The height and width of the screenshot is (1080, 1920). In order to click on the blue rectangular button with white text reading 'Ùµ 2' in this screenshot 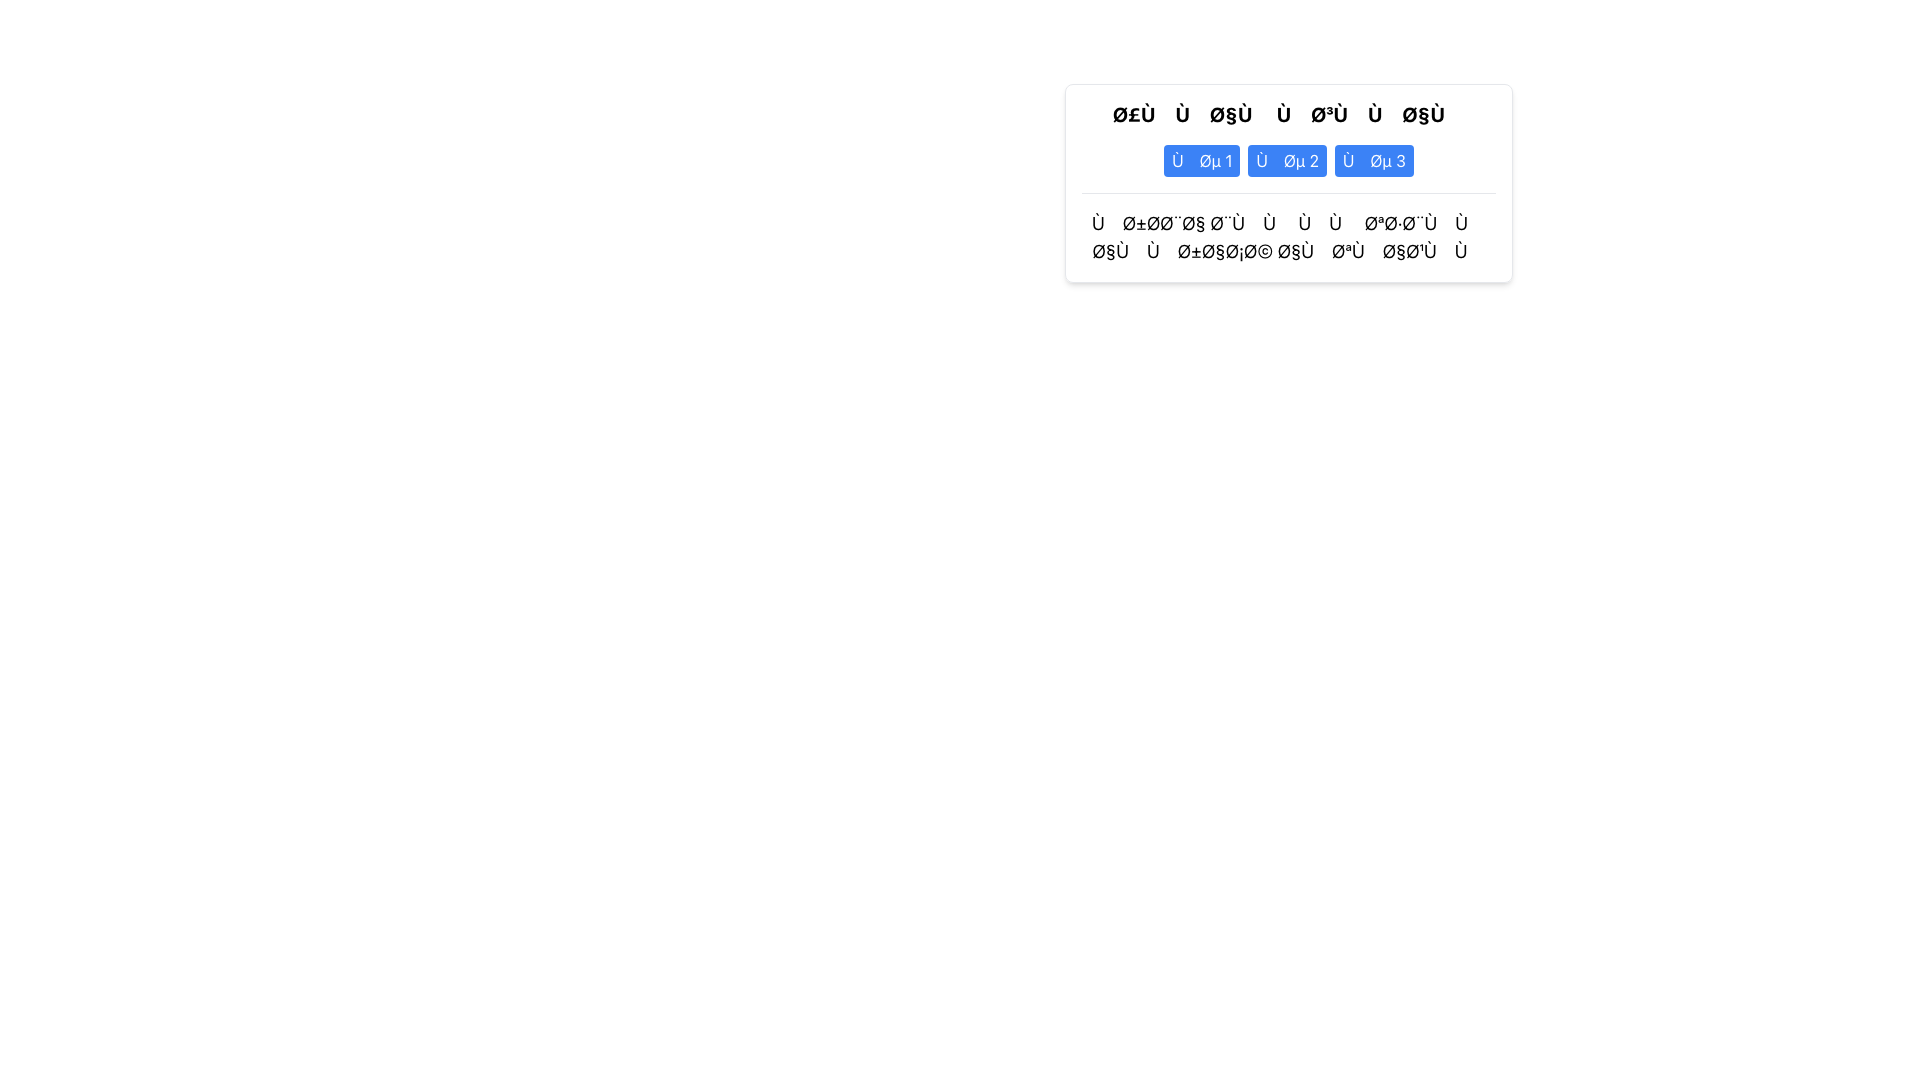, I will do `click(1287, 160)`.